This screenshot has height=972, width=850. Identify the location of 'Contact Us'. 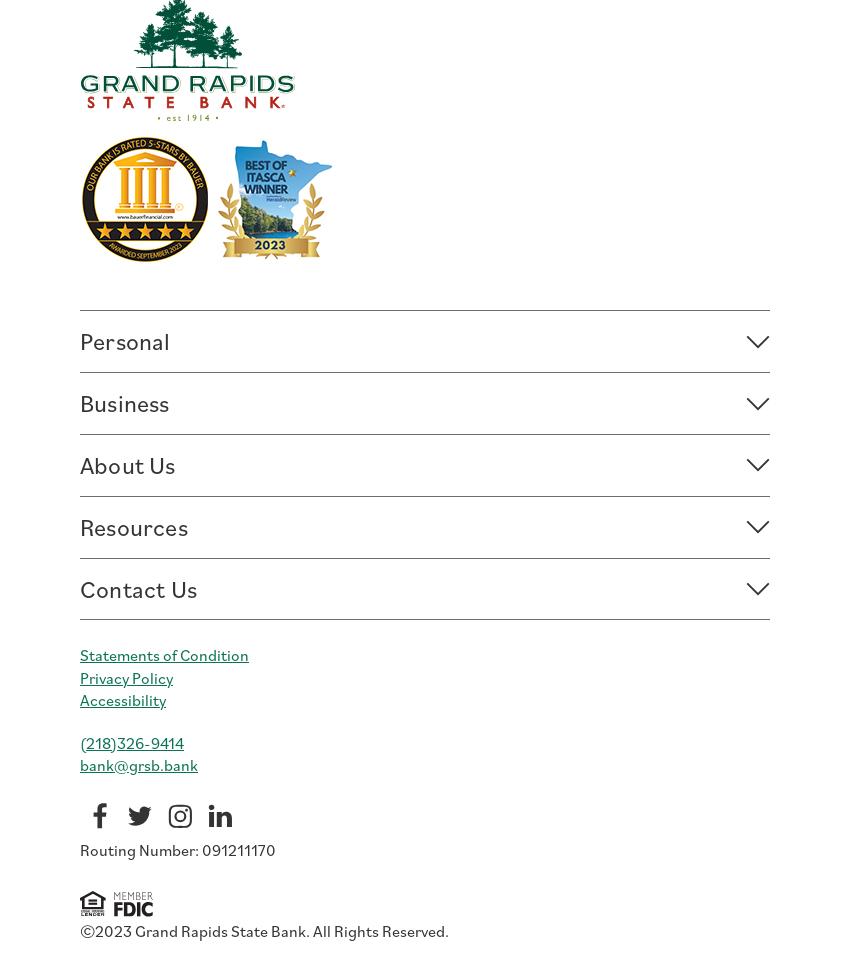
(138, 586).